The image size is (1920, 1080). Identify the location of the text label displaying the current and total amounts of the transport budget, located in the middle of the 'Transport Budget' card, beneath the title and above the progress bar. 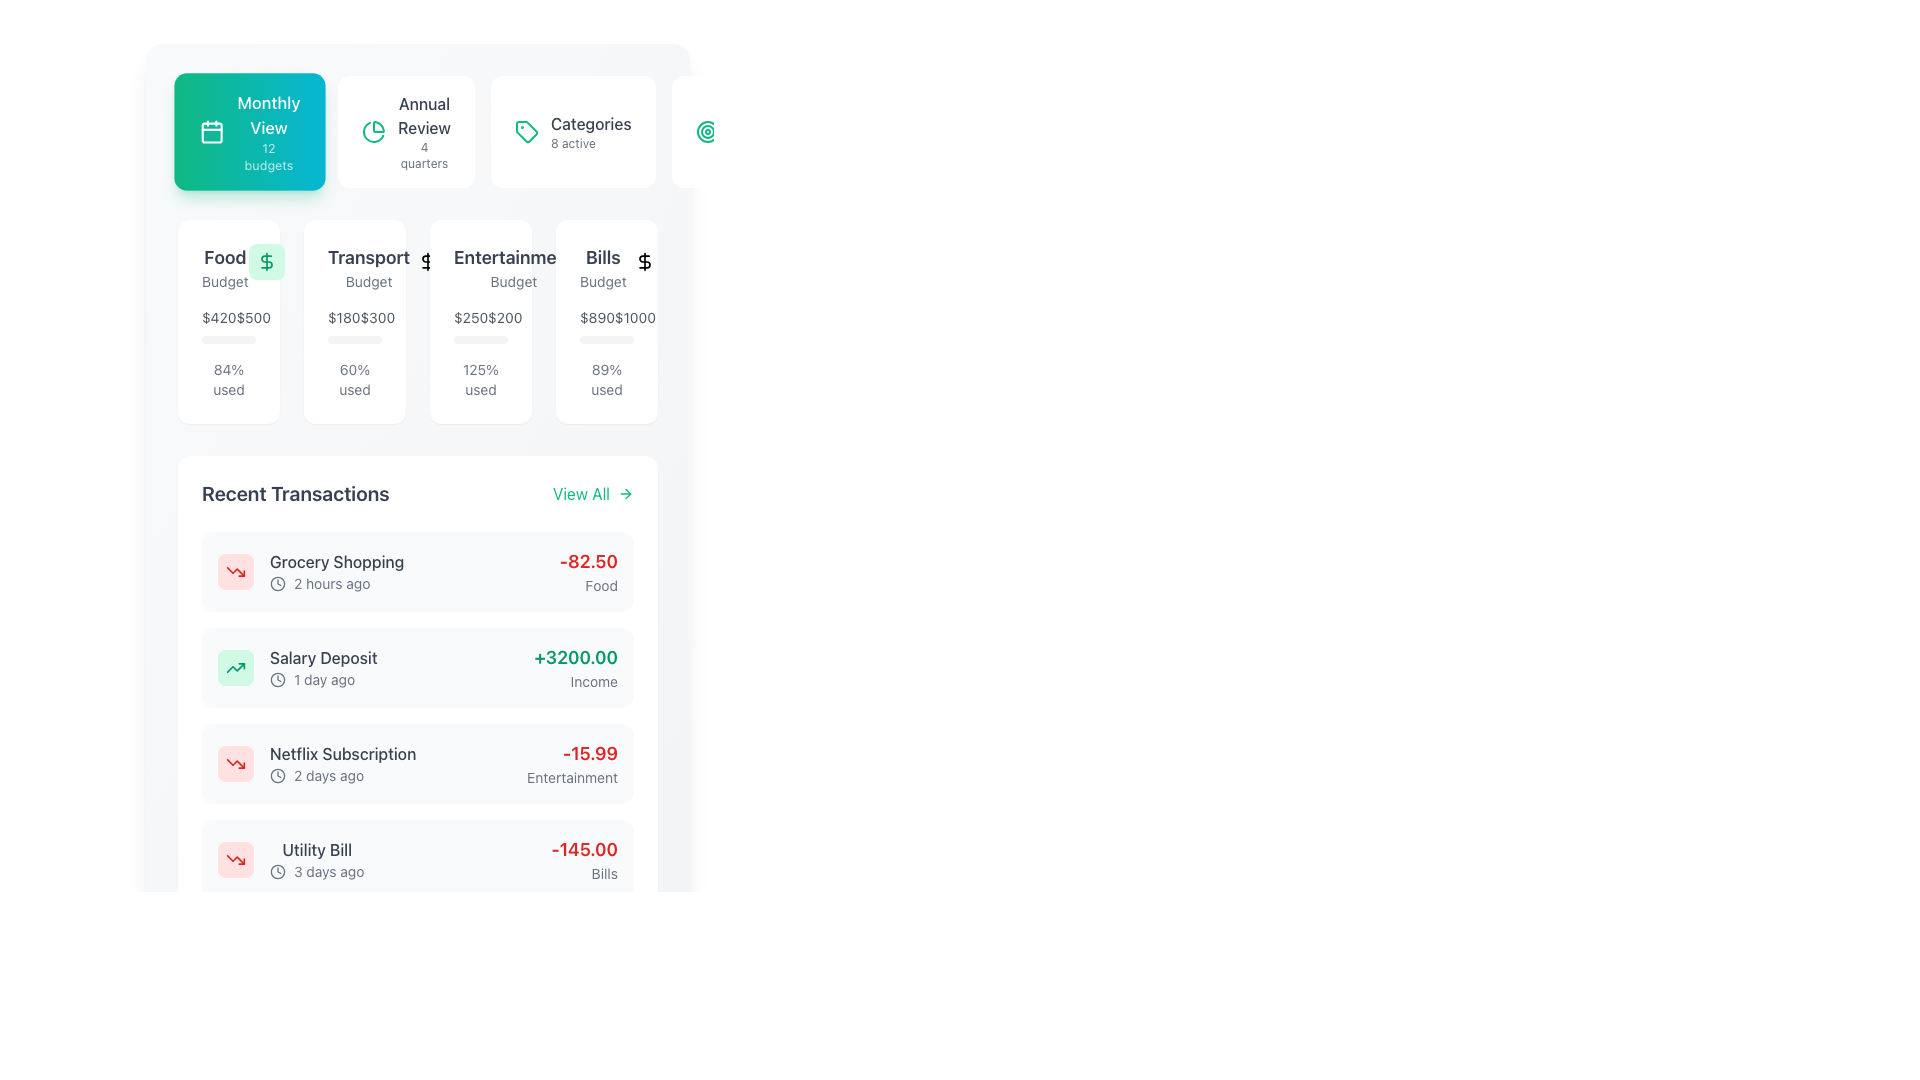
(355, 325).